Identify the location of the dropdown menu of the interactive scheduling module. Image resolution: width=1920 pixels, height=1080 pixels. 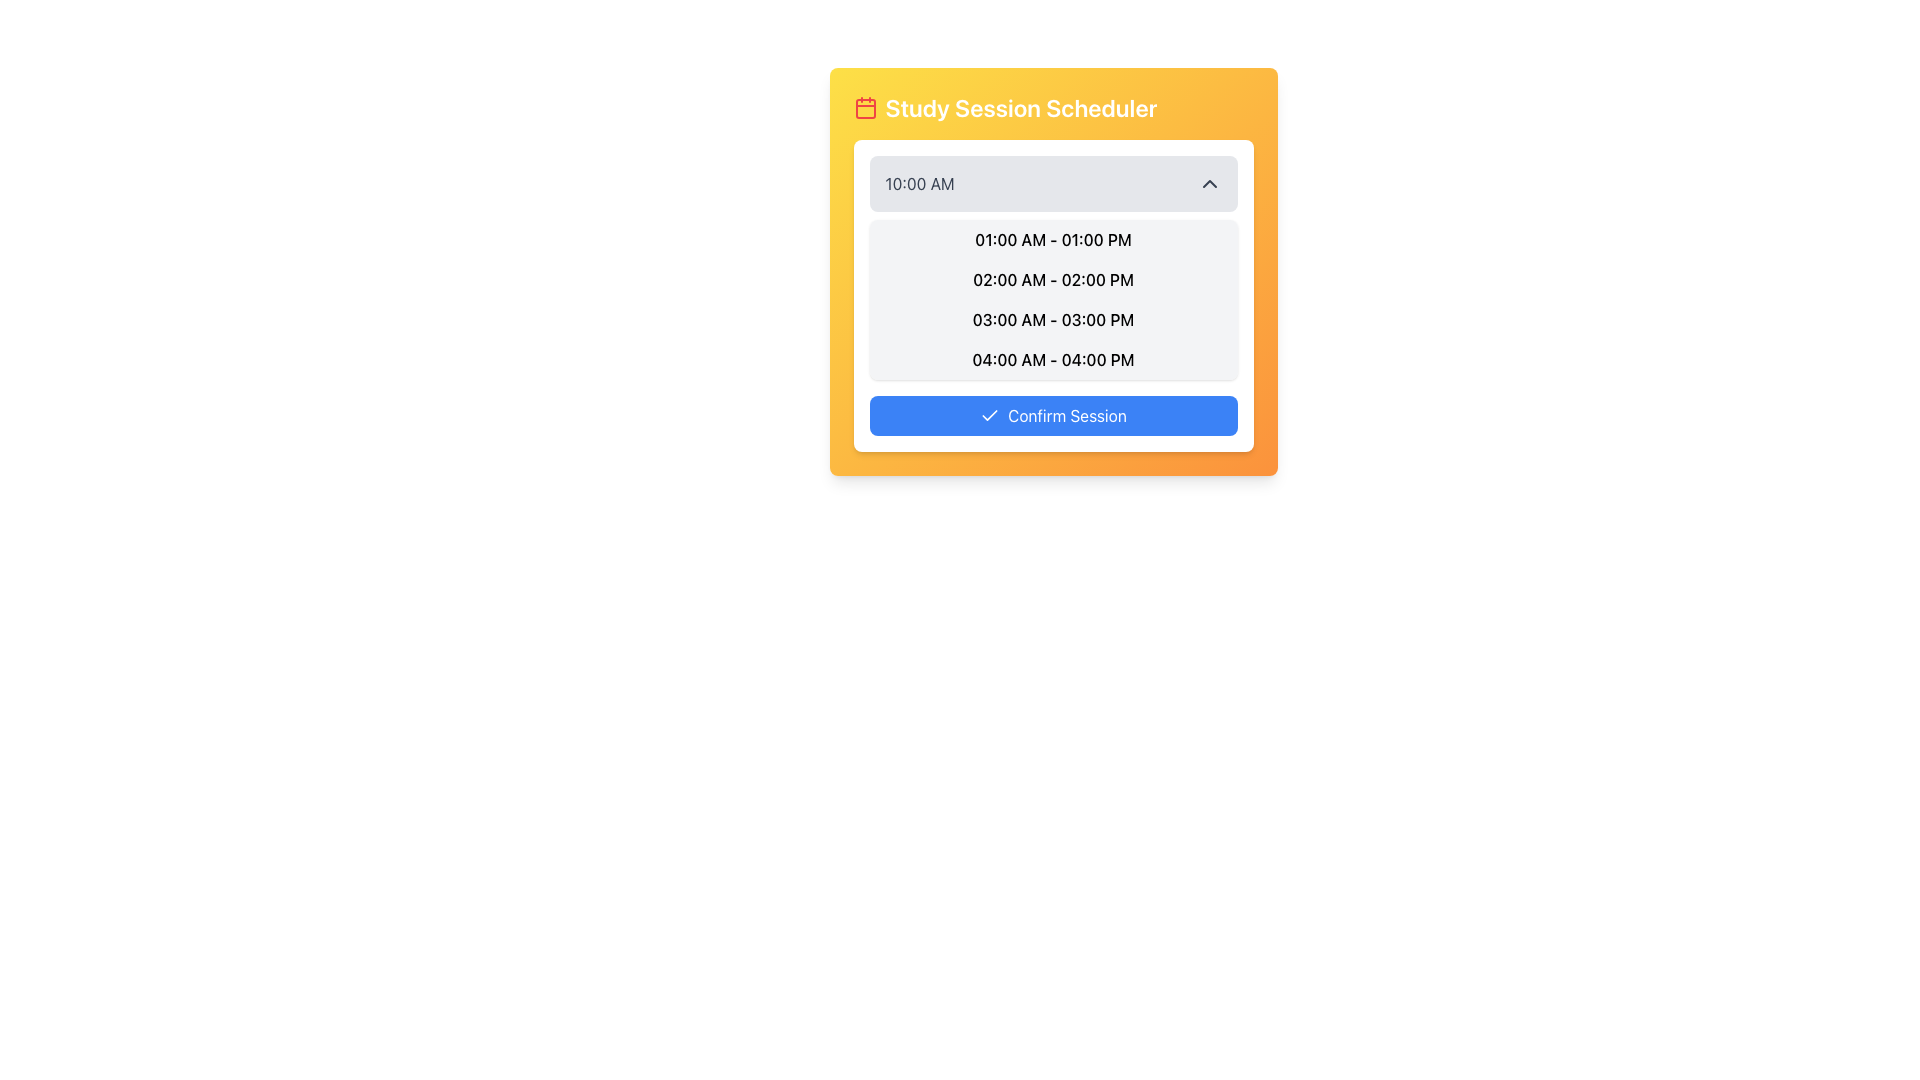
(1052, 272).